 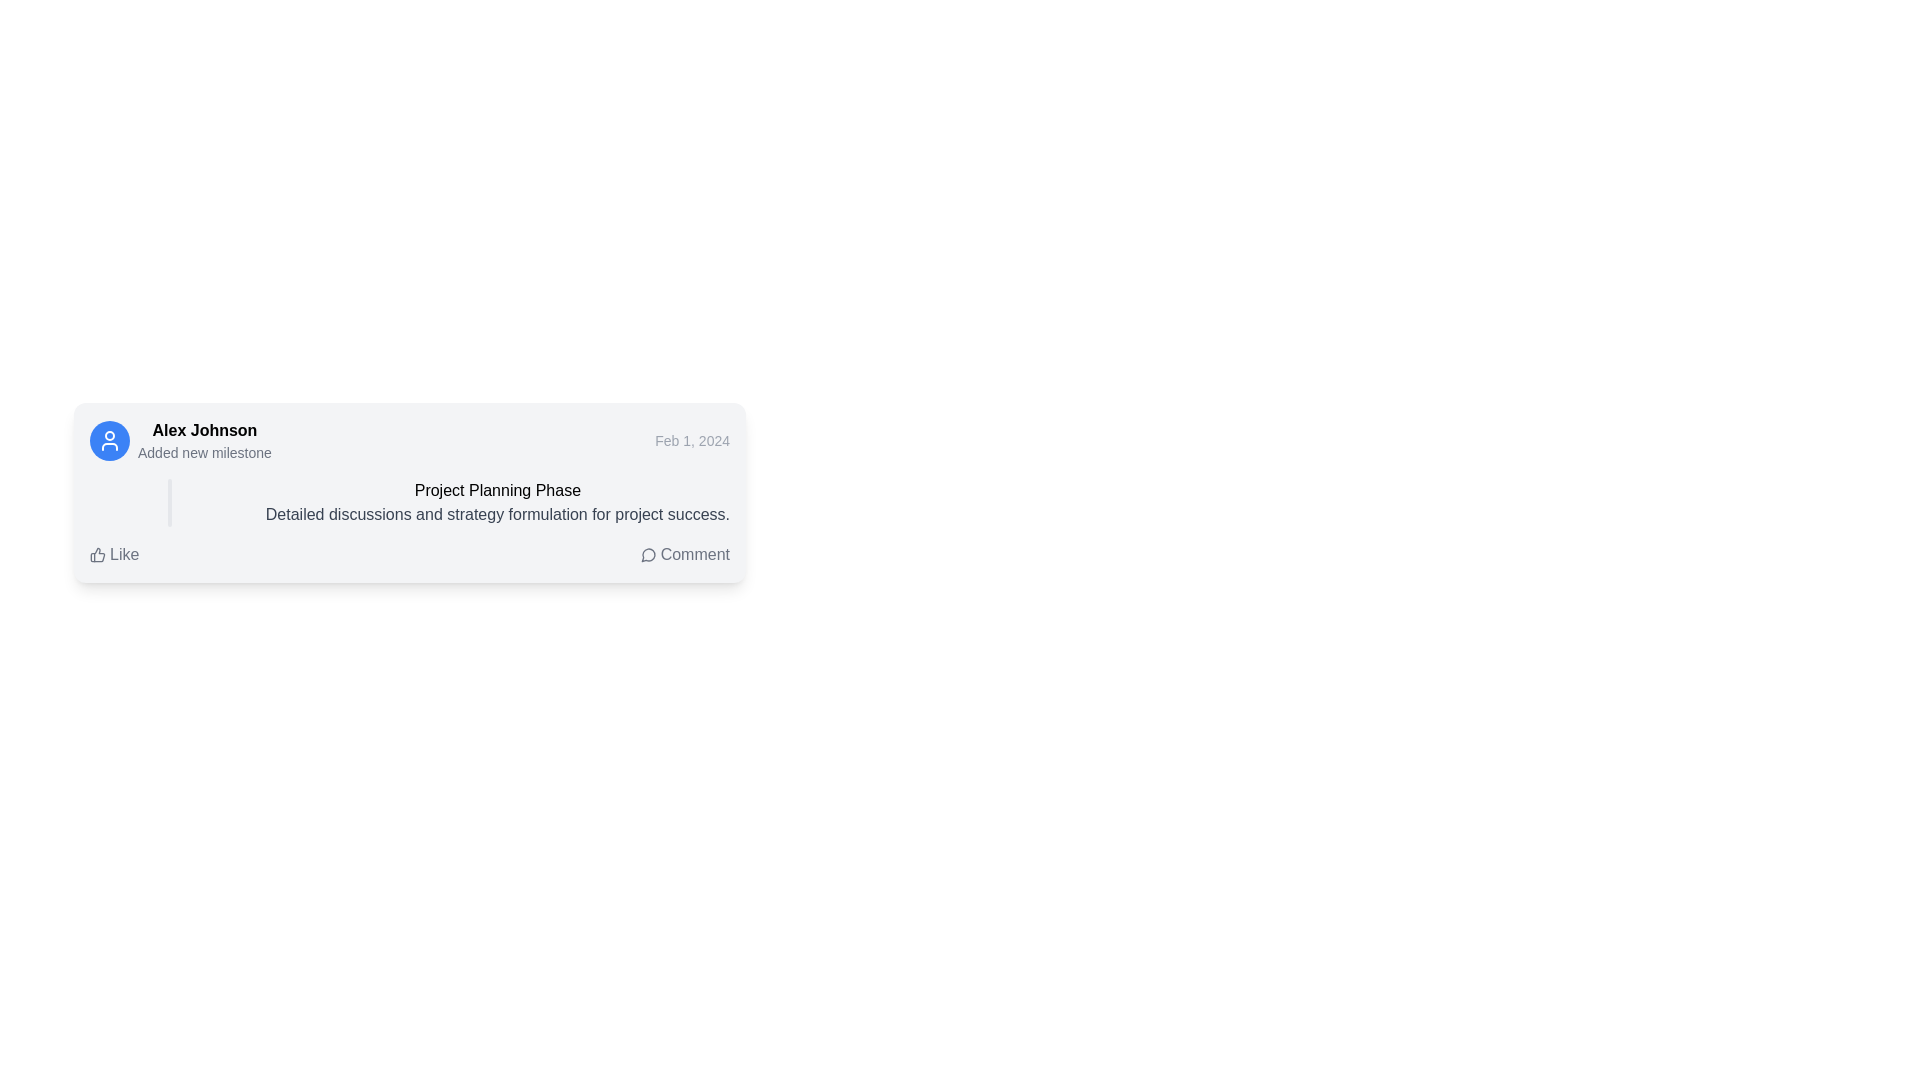 I want to click on the Text Label element displaying 'Added new milestone', which is styled in a smaller font with a subtle gray color, located below the bold user name 'Alex Johnson', so click(x=204, y=452).